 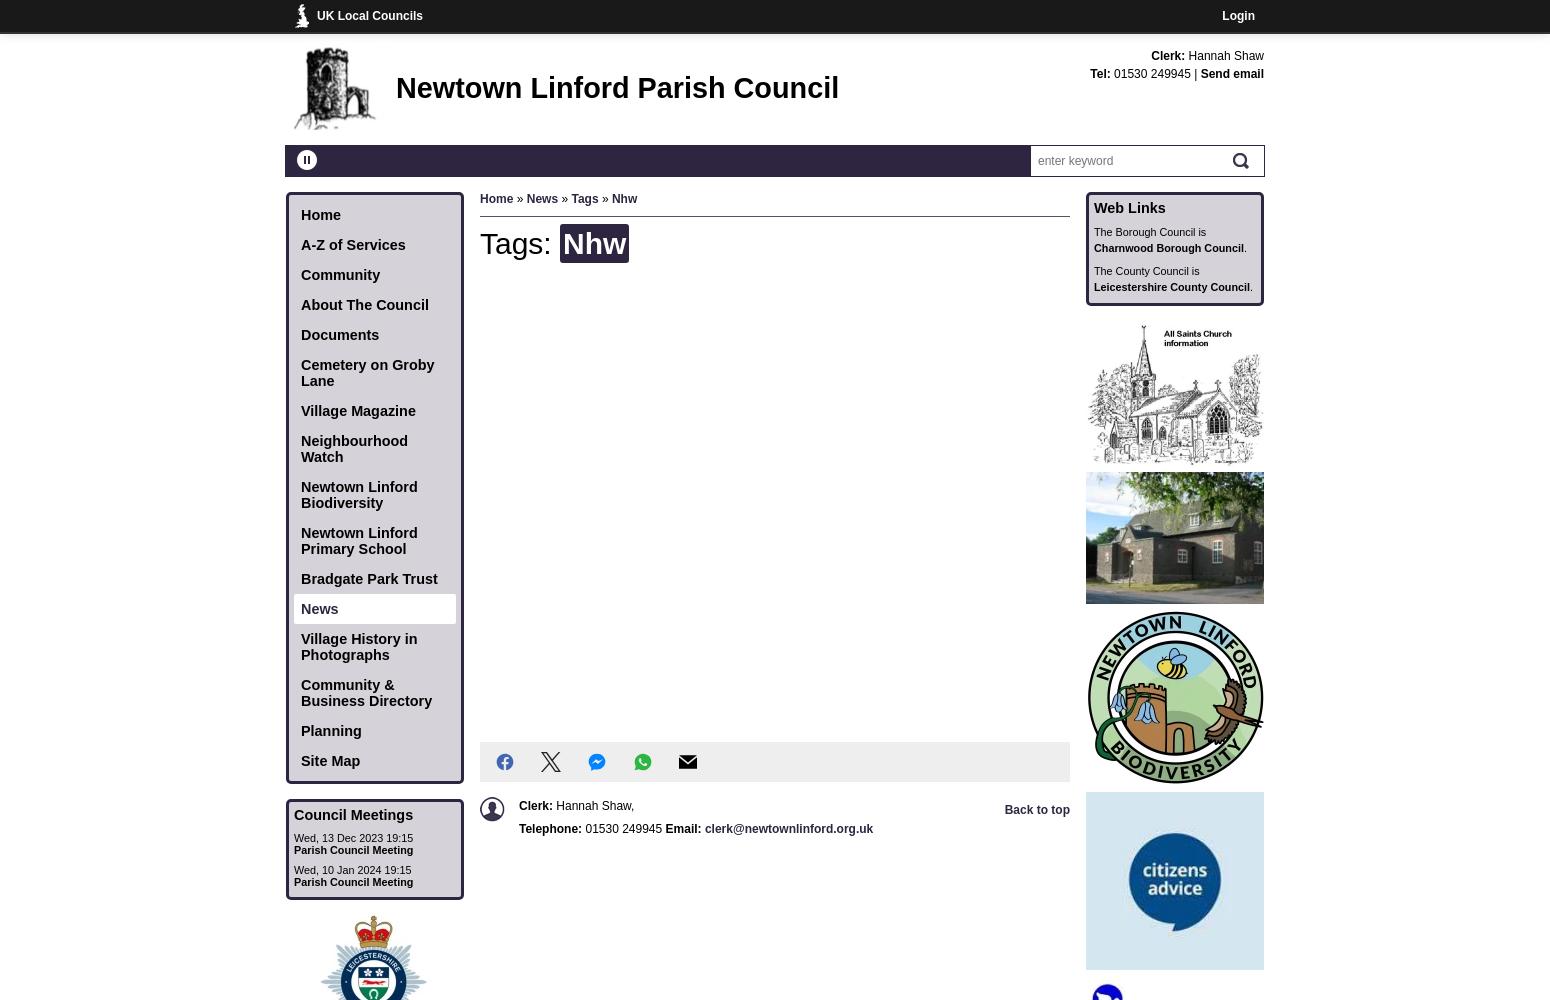 What do you see at coordinates (301, 275) in the screenshot?
I see `'Community'` at bounding box center [301, 275].